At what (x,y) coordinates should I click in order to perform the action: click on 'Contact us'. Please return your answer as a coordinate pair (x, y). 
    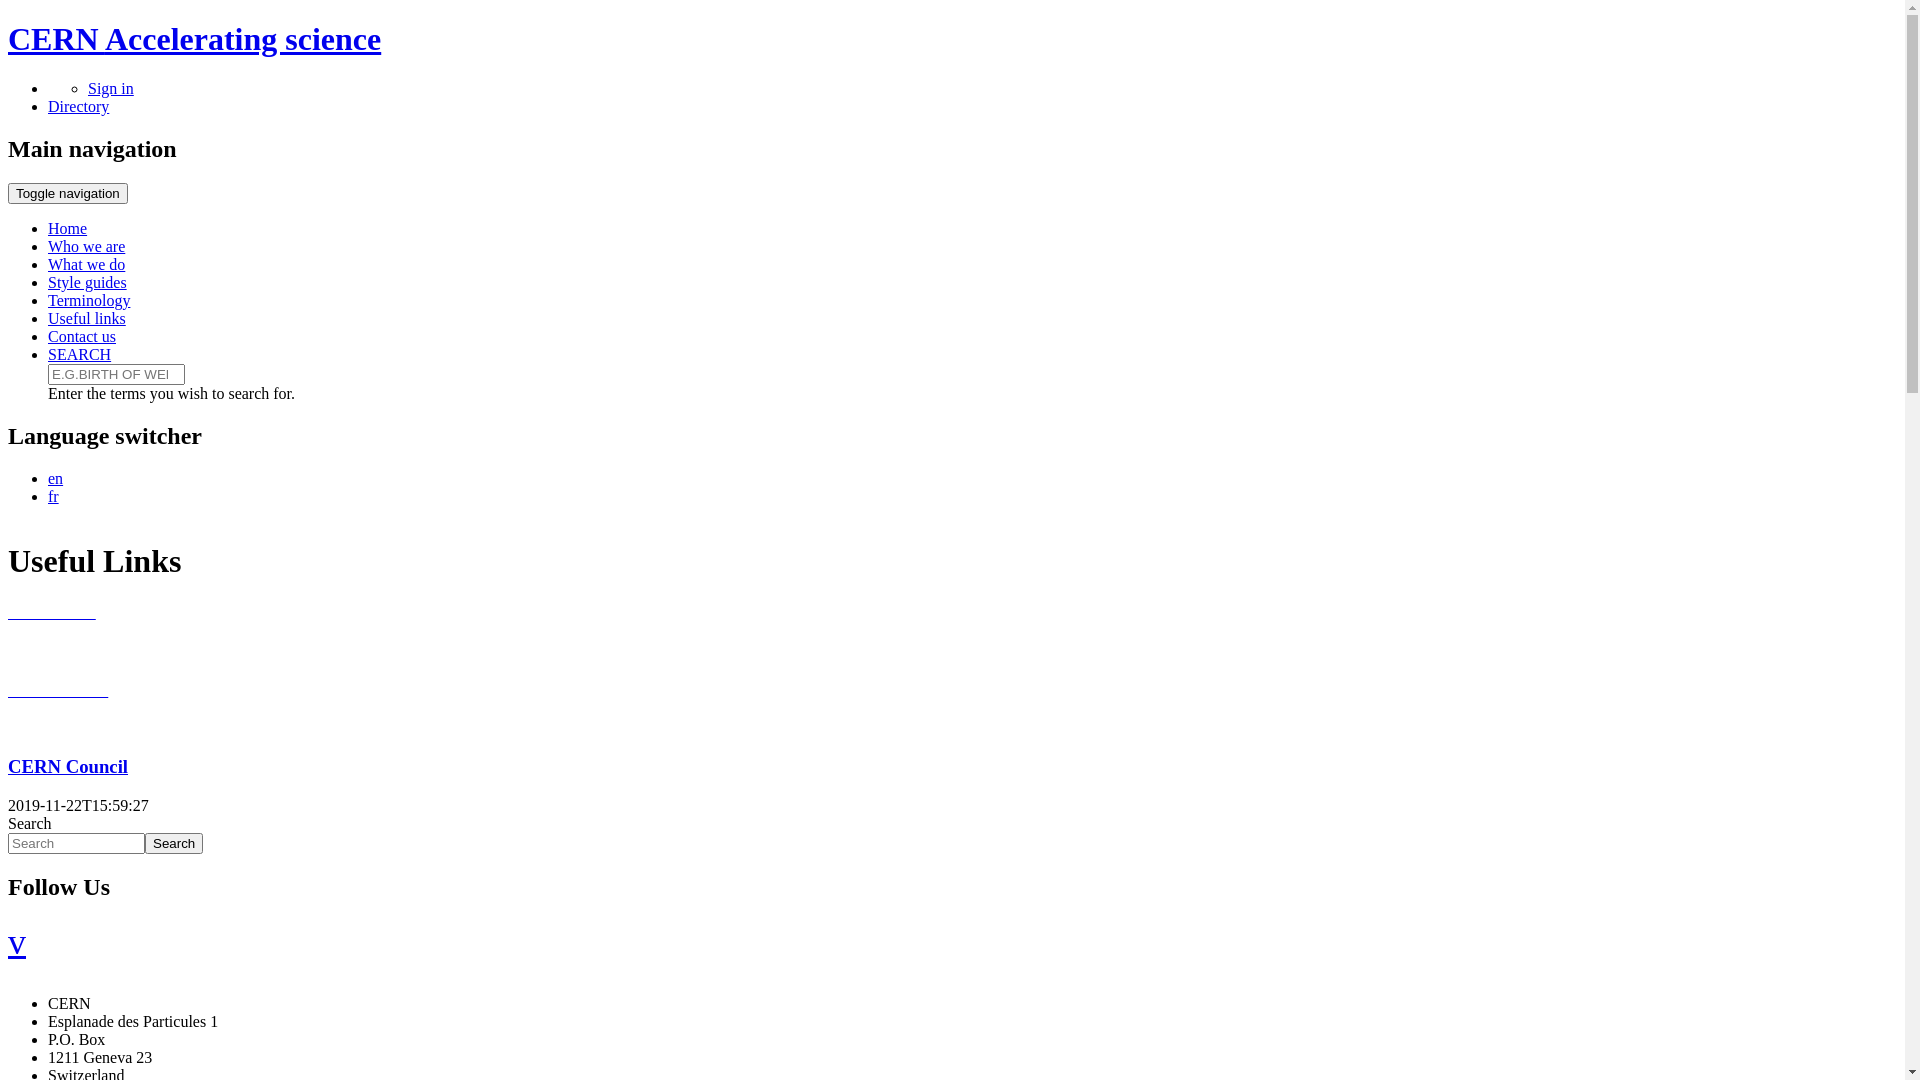
    Looking at the image, I should click on (80, 335).